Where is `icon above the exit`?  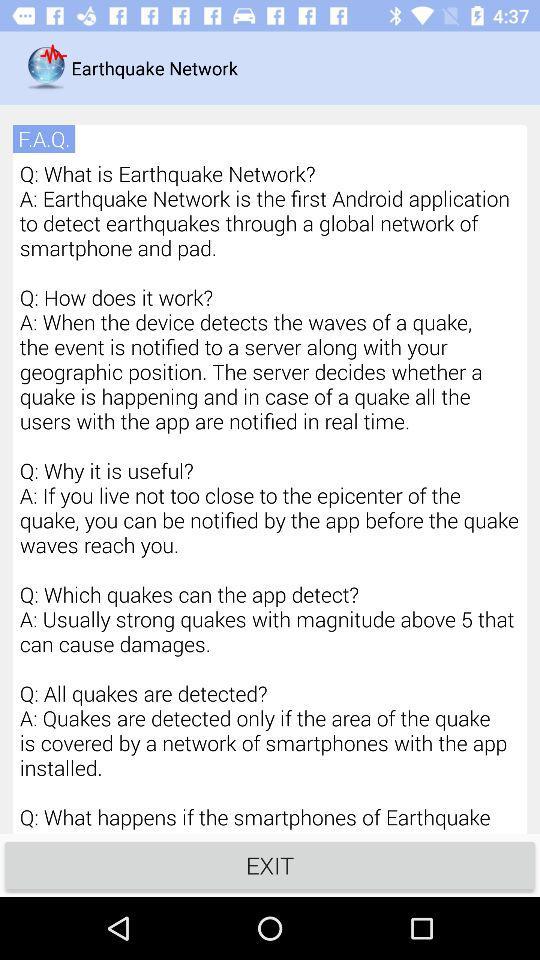 icon above the exit is located at coordinates (270, 495).